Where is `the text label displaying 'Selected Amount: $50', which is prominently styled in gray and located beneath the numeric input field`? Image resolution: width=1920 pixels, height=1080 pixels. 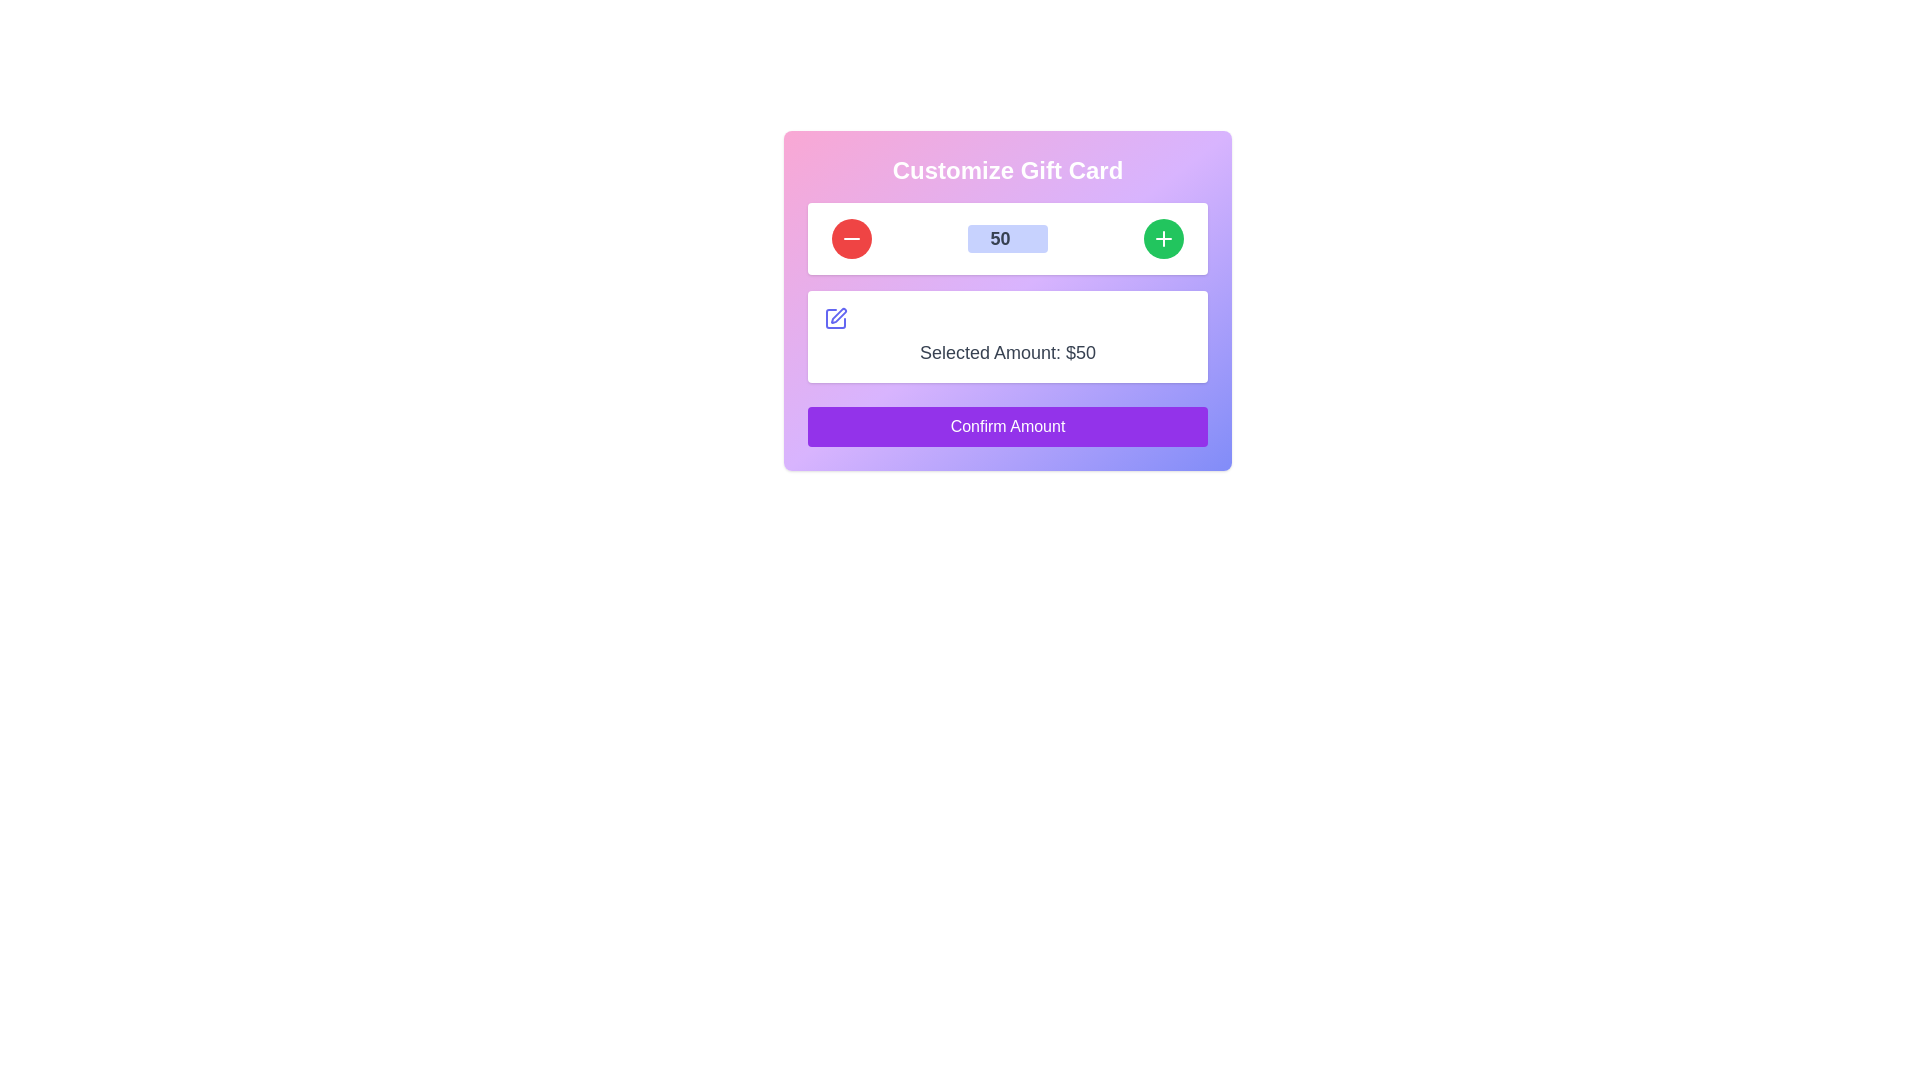
the text label displaying 'Selected Amount: $50', which is prominently styled in gray and located beneath the numeric input field is located at coordinates (1008, 352).